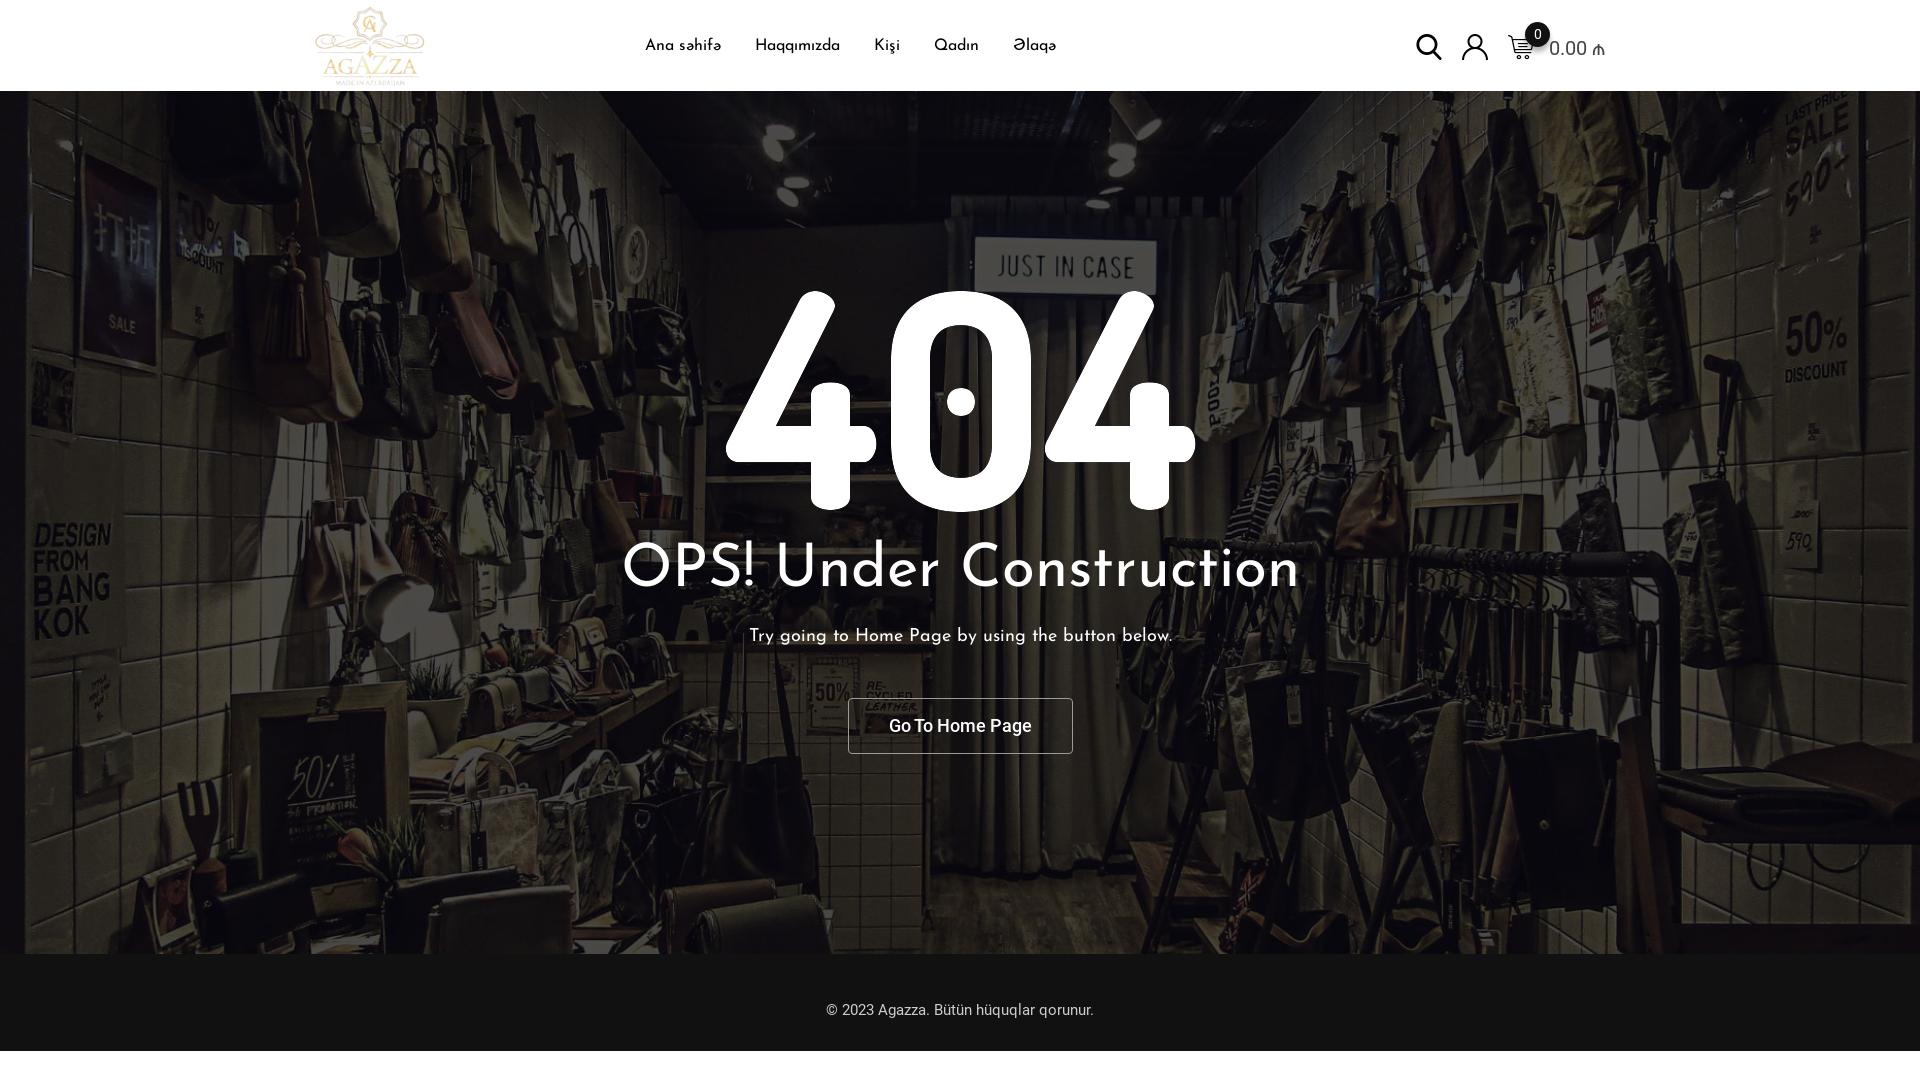 This screenshot has height=1080, width=1920. What do you see at coordinates (1507, 45) in the screenshot?
I see `'0'` at bounding box center [1507, 45].